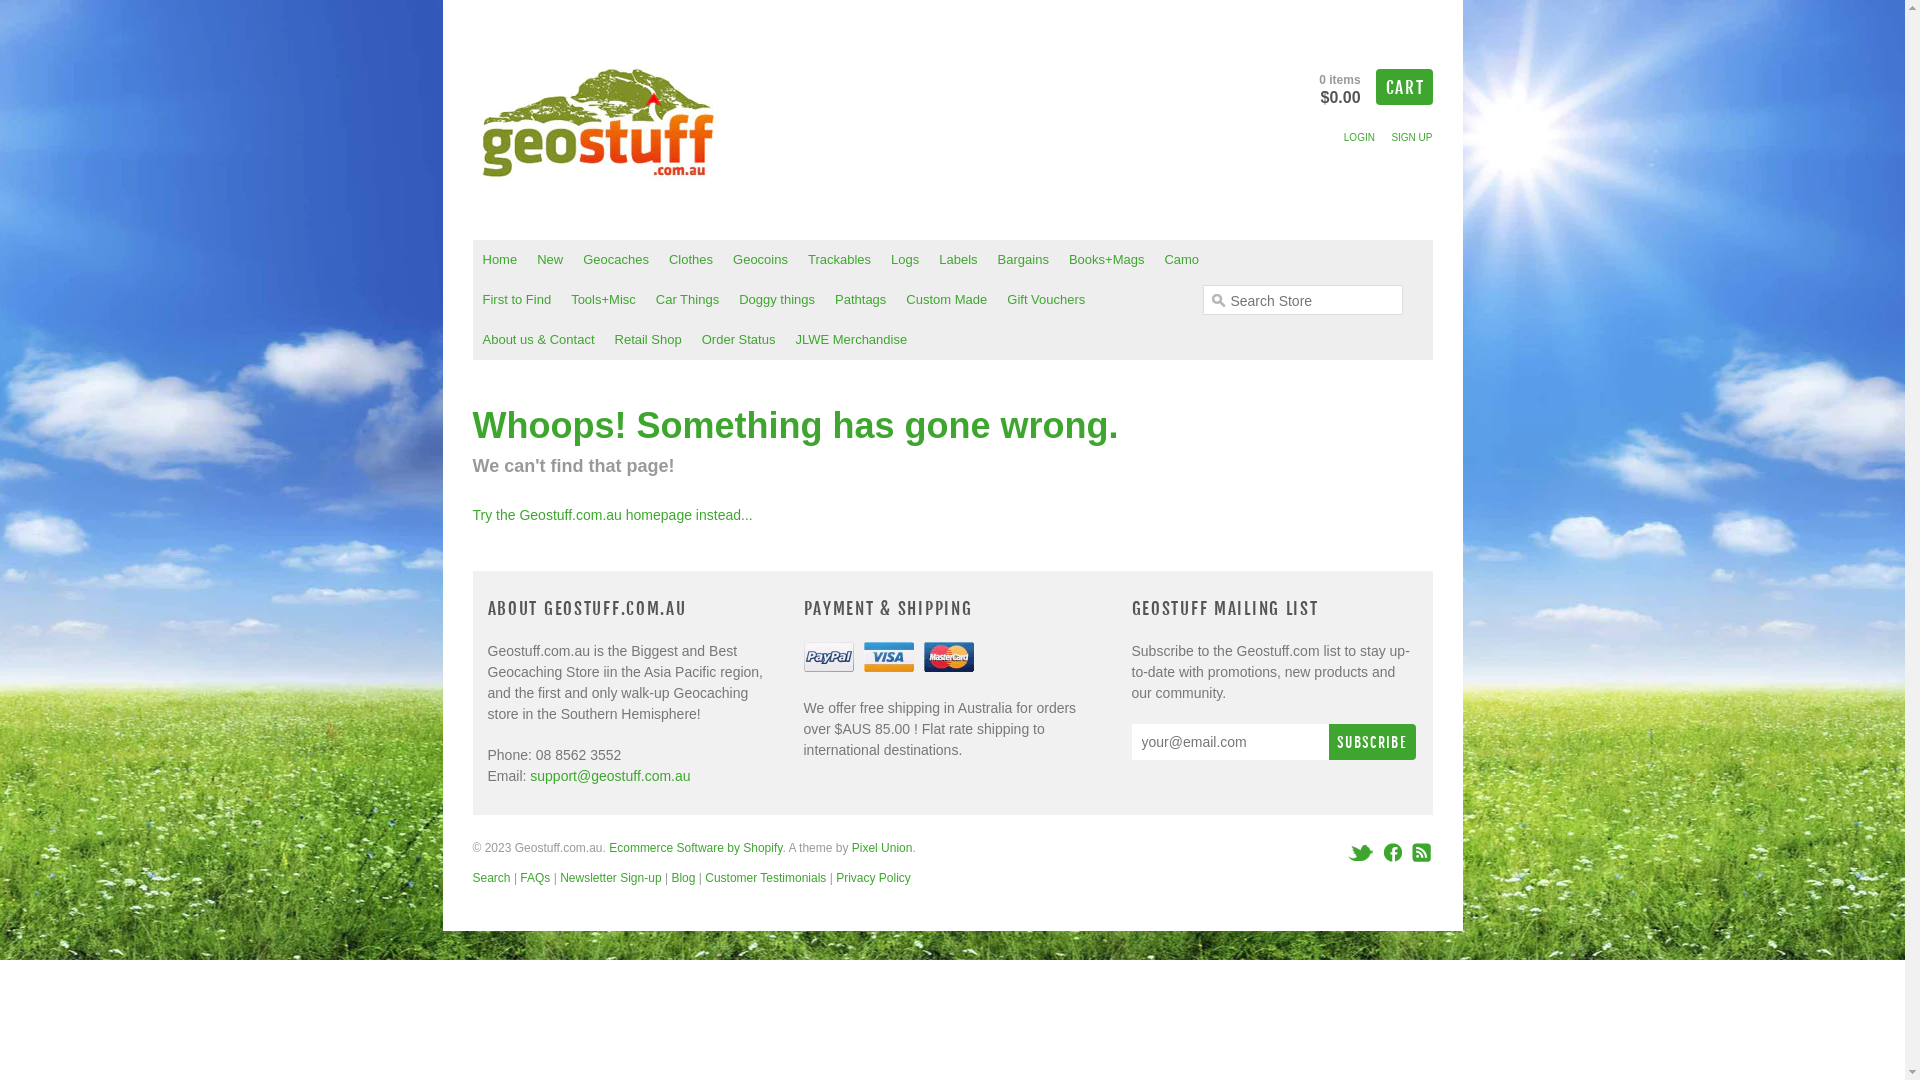 The height and width of the screenshot is (1080, 1920). I want to click on 'Geocoins', so click(722, 258).